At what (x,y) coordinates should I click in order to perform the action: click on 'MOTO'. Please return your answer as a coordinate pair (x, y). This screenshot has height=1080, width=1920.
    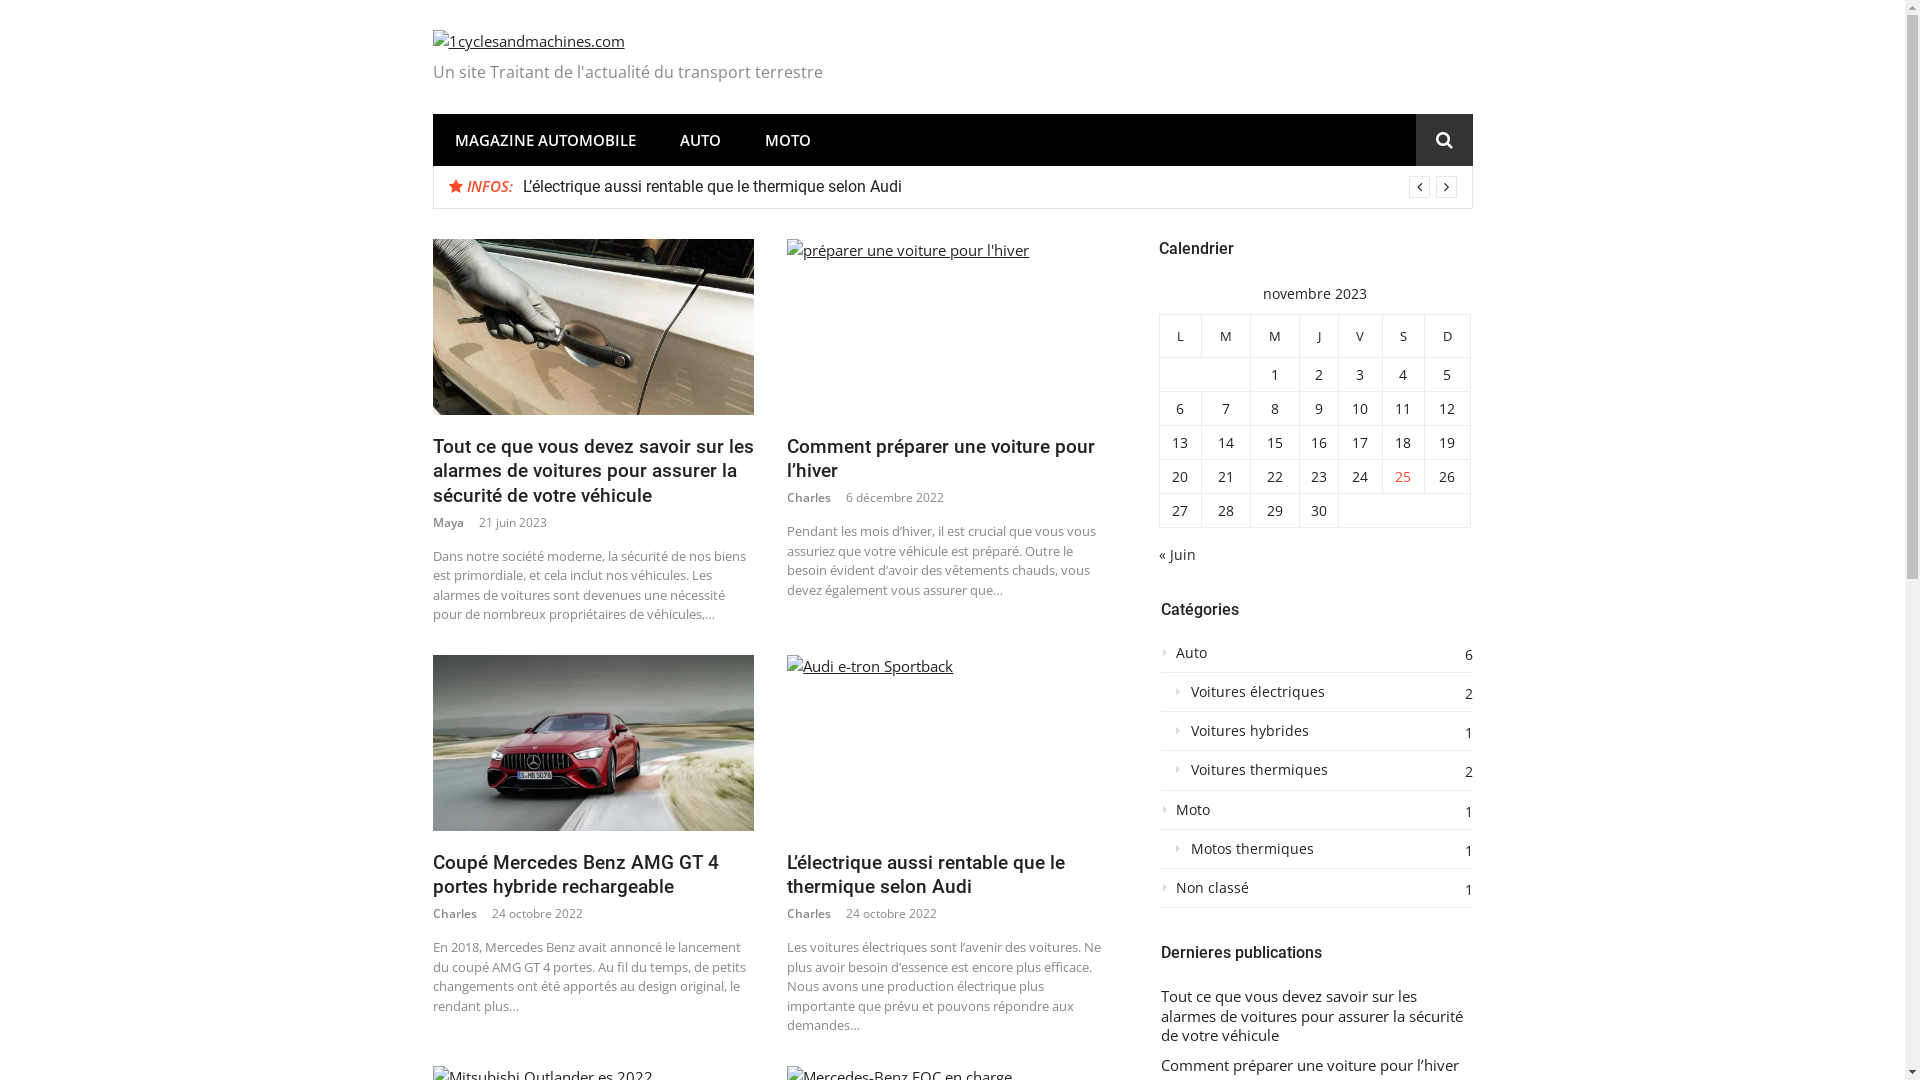
    Looking at the image, I should click on (786, 139).